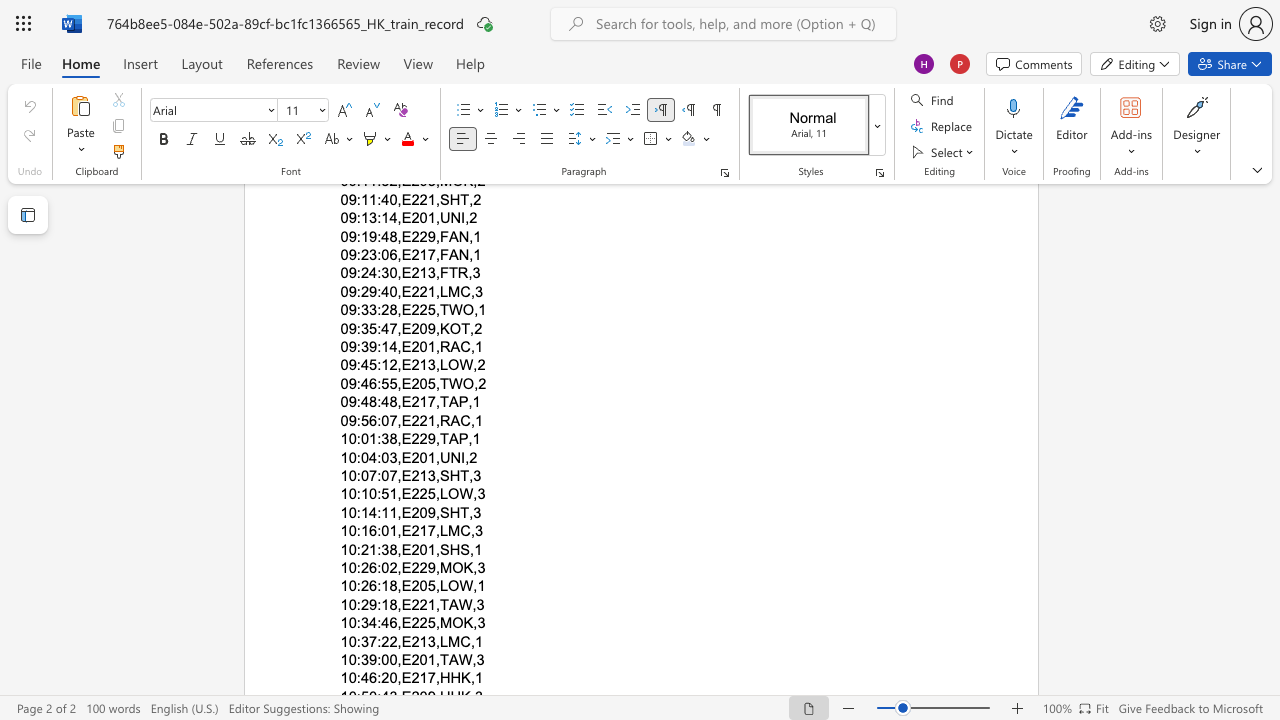 Image resolution: width=1280 pixels, height=720 pixels. Describe the element at coordinates (377, 641) in the screenshot. I see `the subset text ":22,E213,LMC," within the text "10:37:22,E213,LMC,1"` at that location.